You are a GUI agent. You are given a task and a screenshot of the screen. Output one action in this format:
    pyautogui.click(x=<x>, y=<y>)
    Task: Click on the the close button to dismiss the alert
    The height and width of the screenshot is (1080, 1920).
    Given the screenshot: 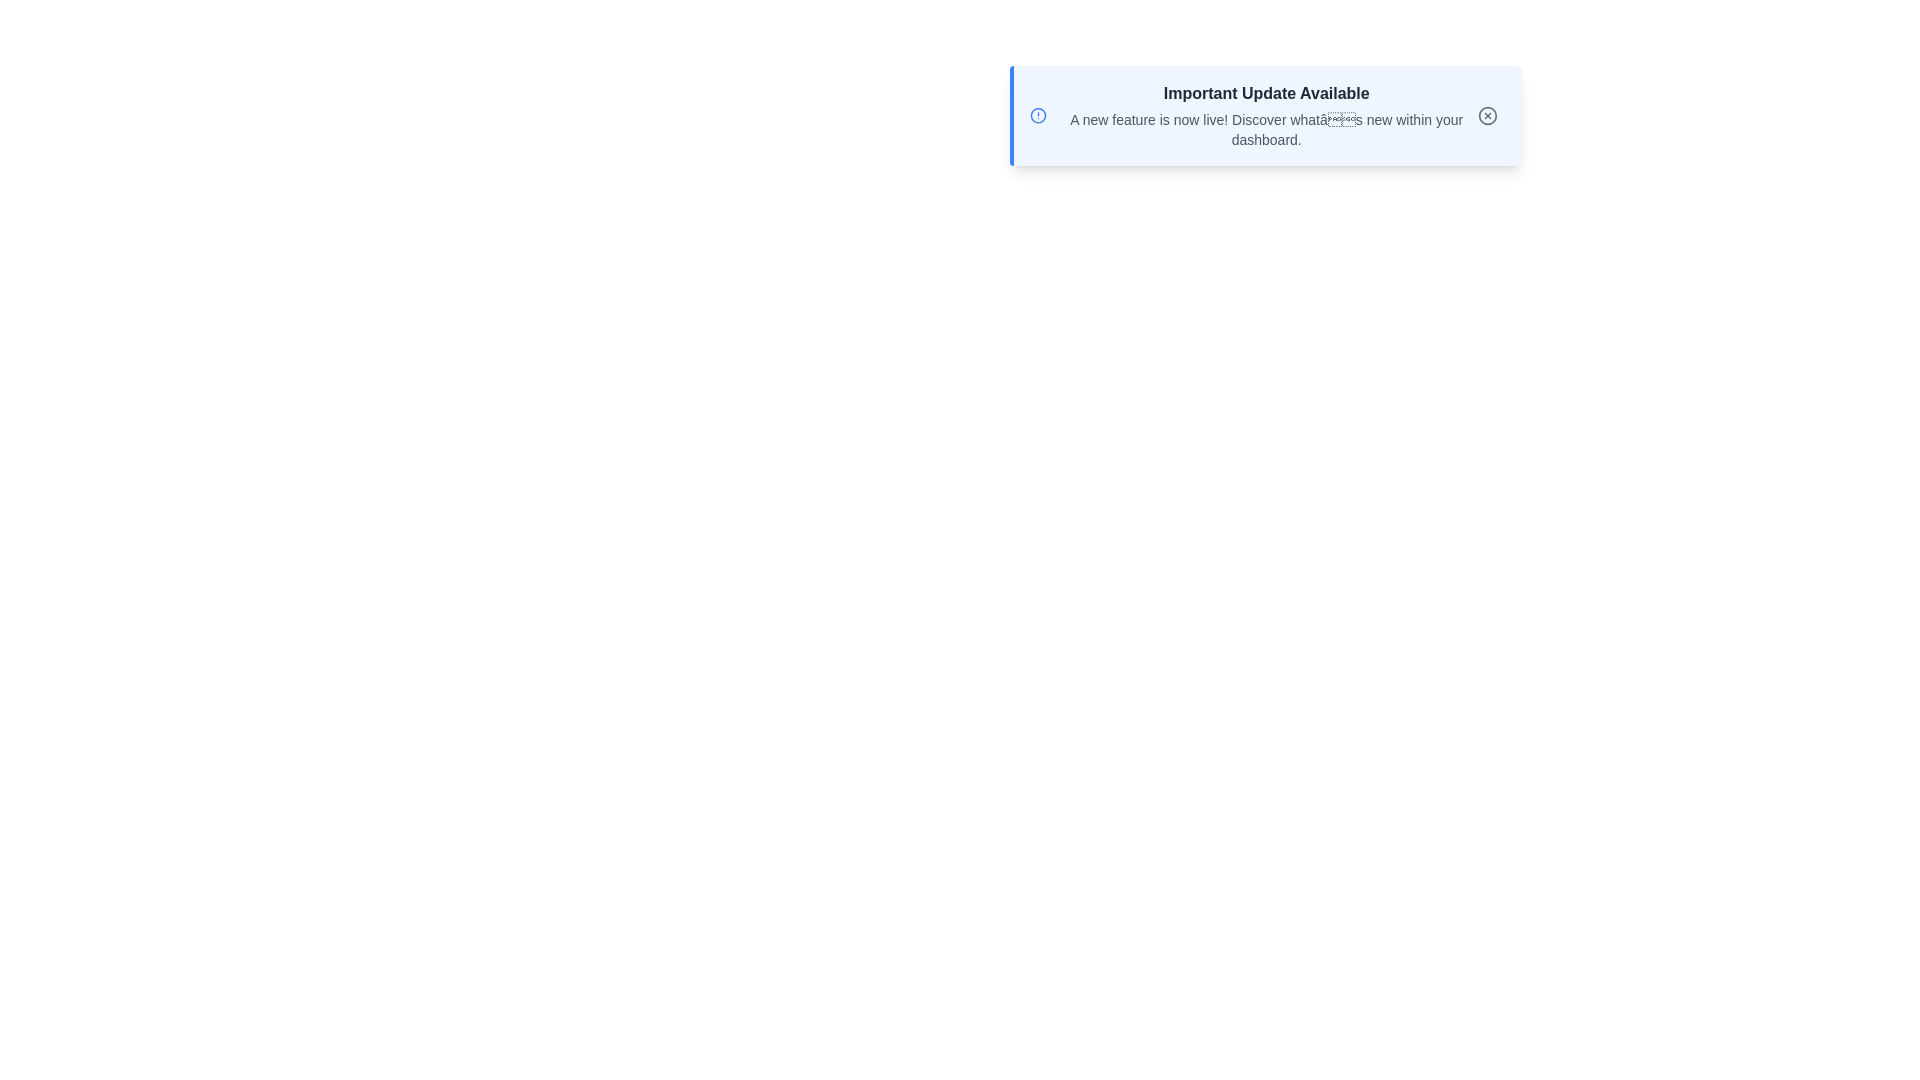 What is the action you would take?
    pyautogui.click(x=1488, y=115)
    